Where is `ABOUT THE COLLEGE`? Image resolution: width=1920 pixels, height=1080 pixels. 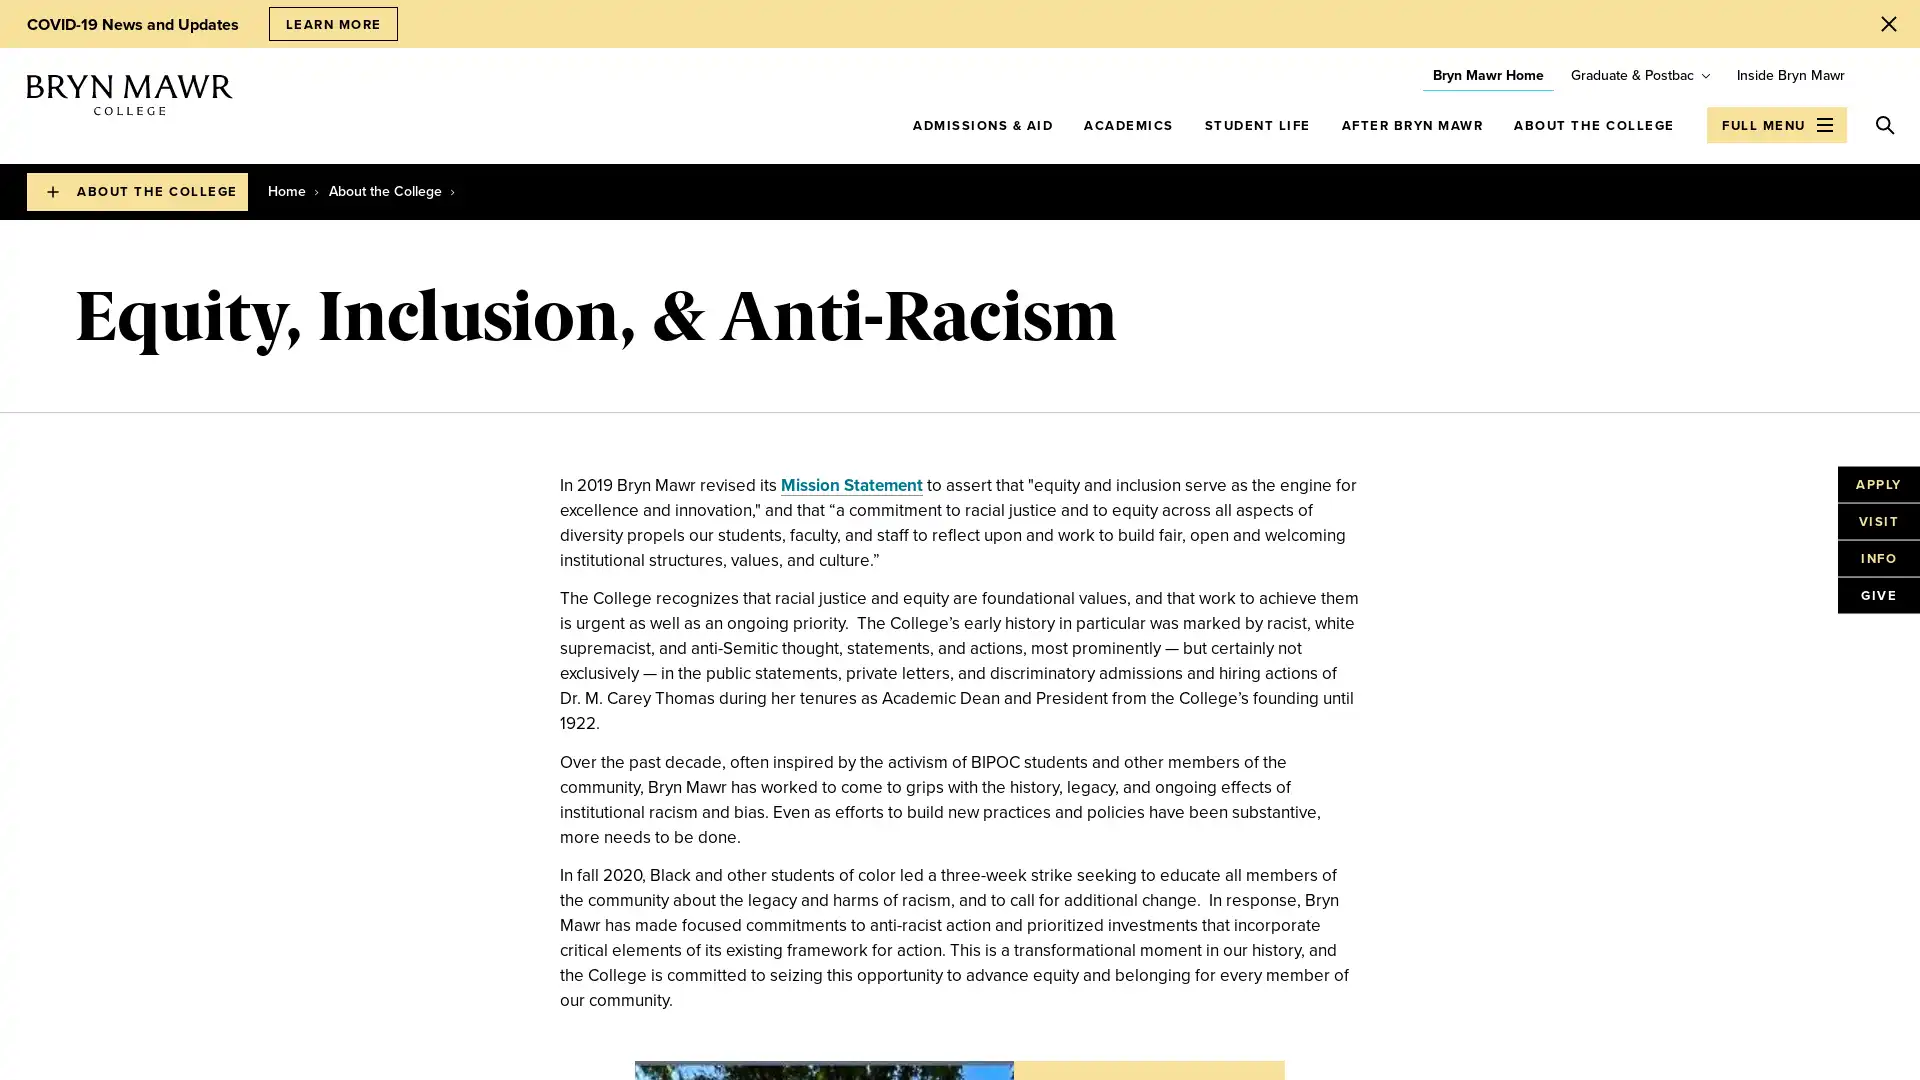
ABOUT THE COLLEGE is located at coordinates (136, 192).